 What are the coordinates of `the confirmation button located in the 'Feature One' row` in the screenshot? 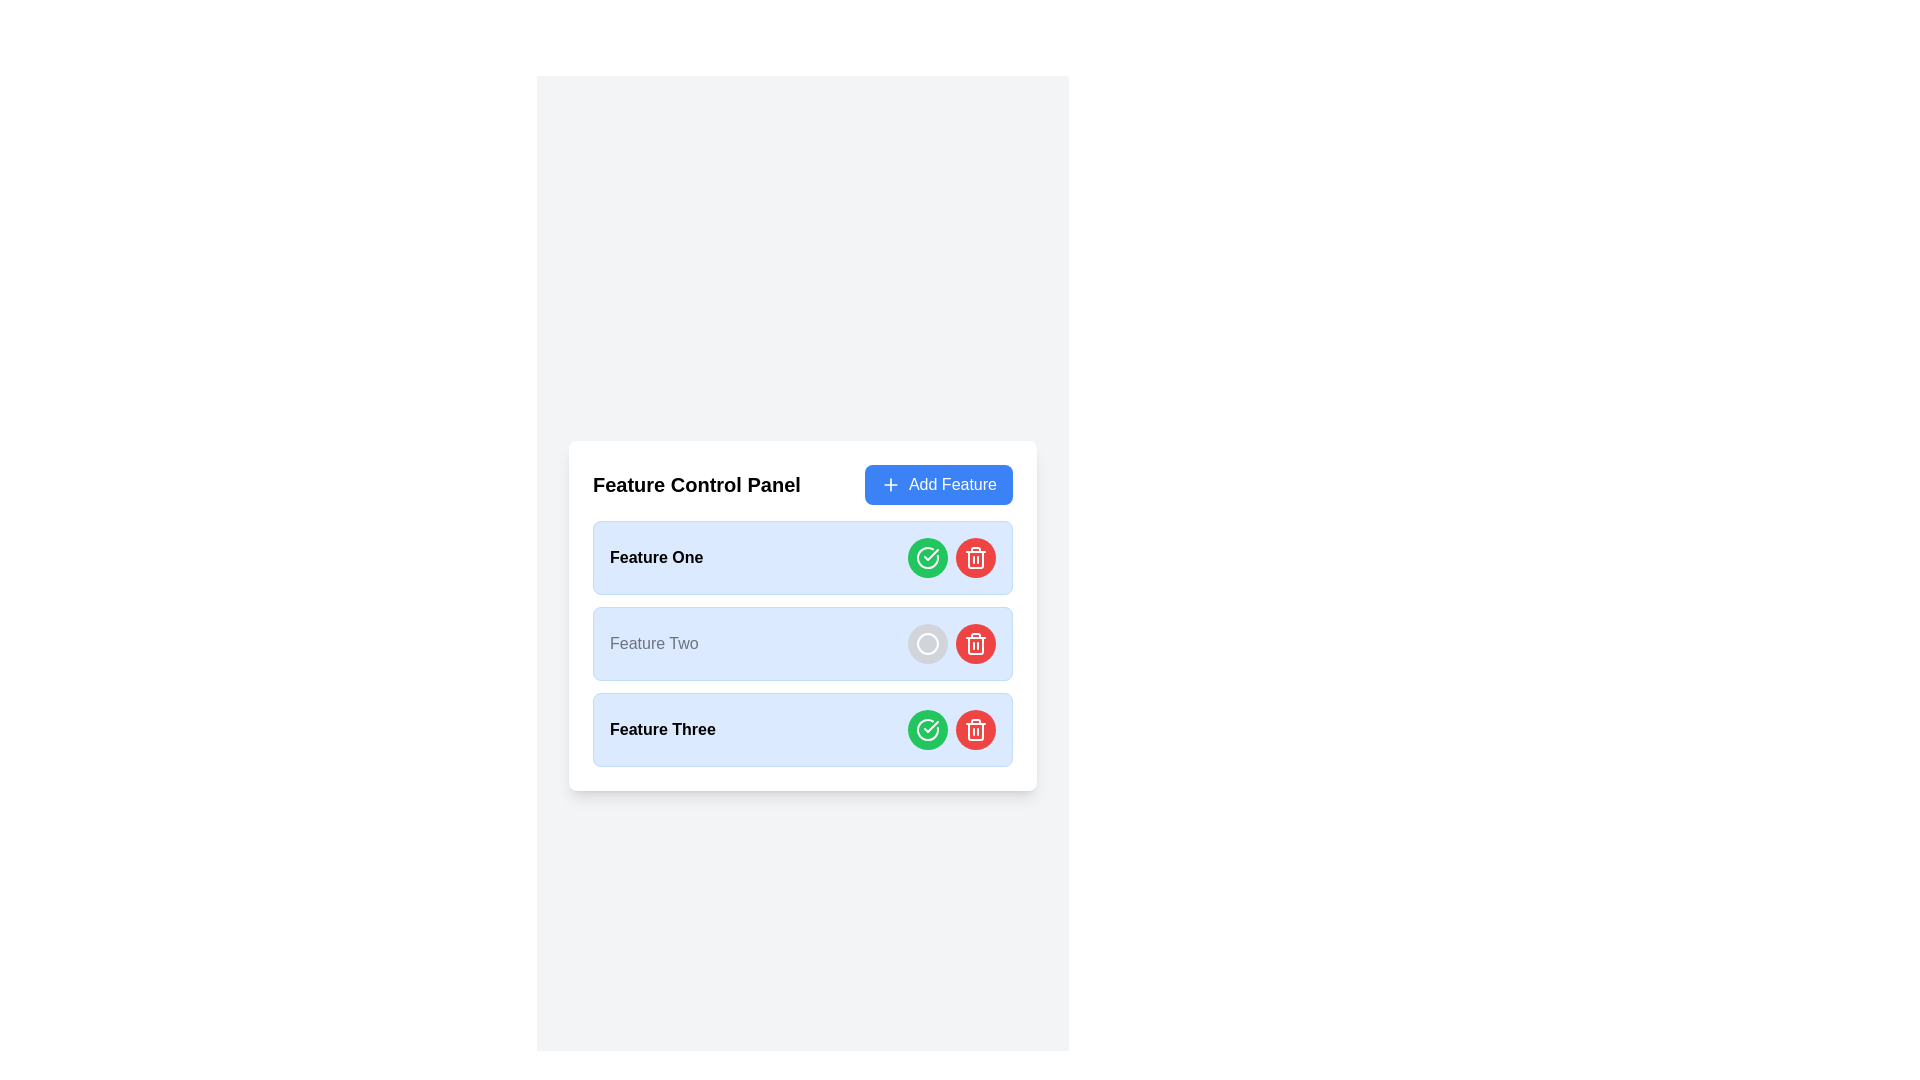 It's located at (926, 558).